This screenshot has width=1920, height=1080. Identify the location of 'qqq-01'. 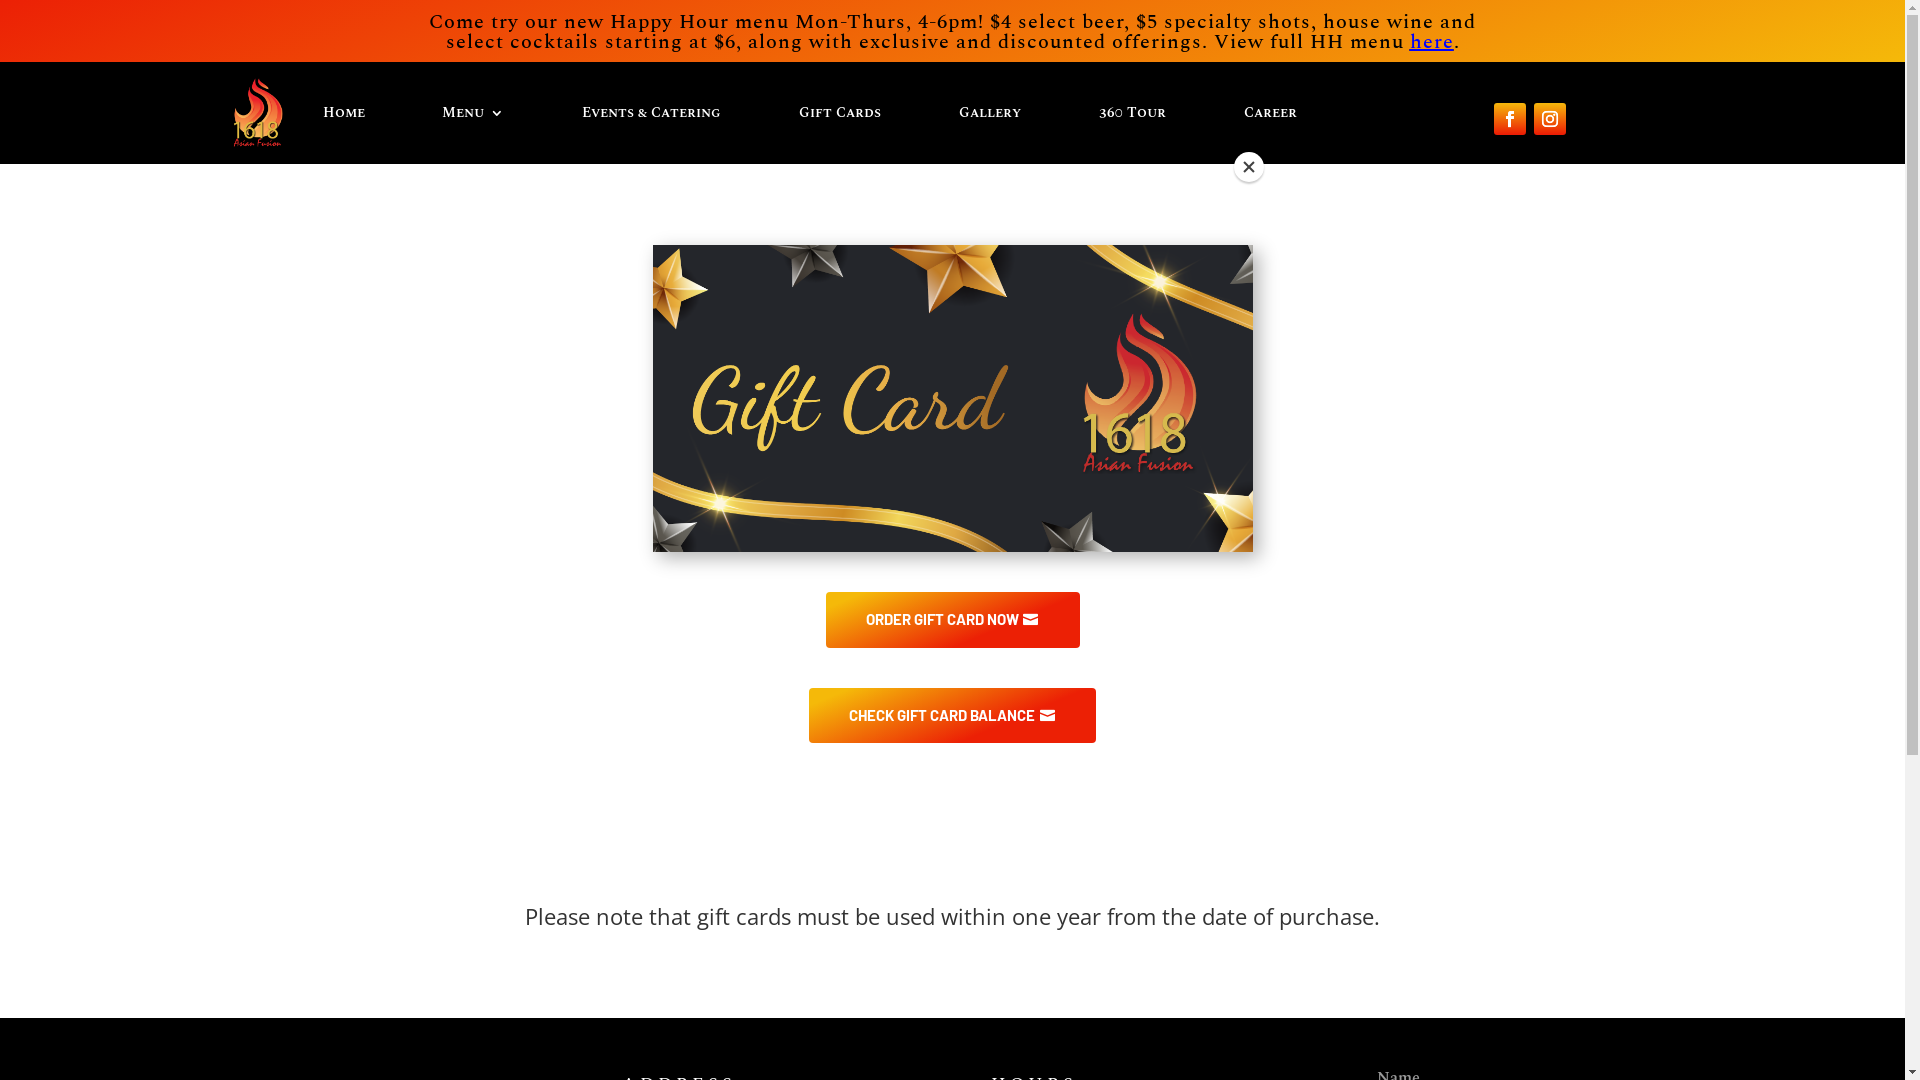
(950, 398).